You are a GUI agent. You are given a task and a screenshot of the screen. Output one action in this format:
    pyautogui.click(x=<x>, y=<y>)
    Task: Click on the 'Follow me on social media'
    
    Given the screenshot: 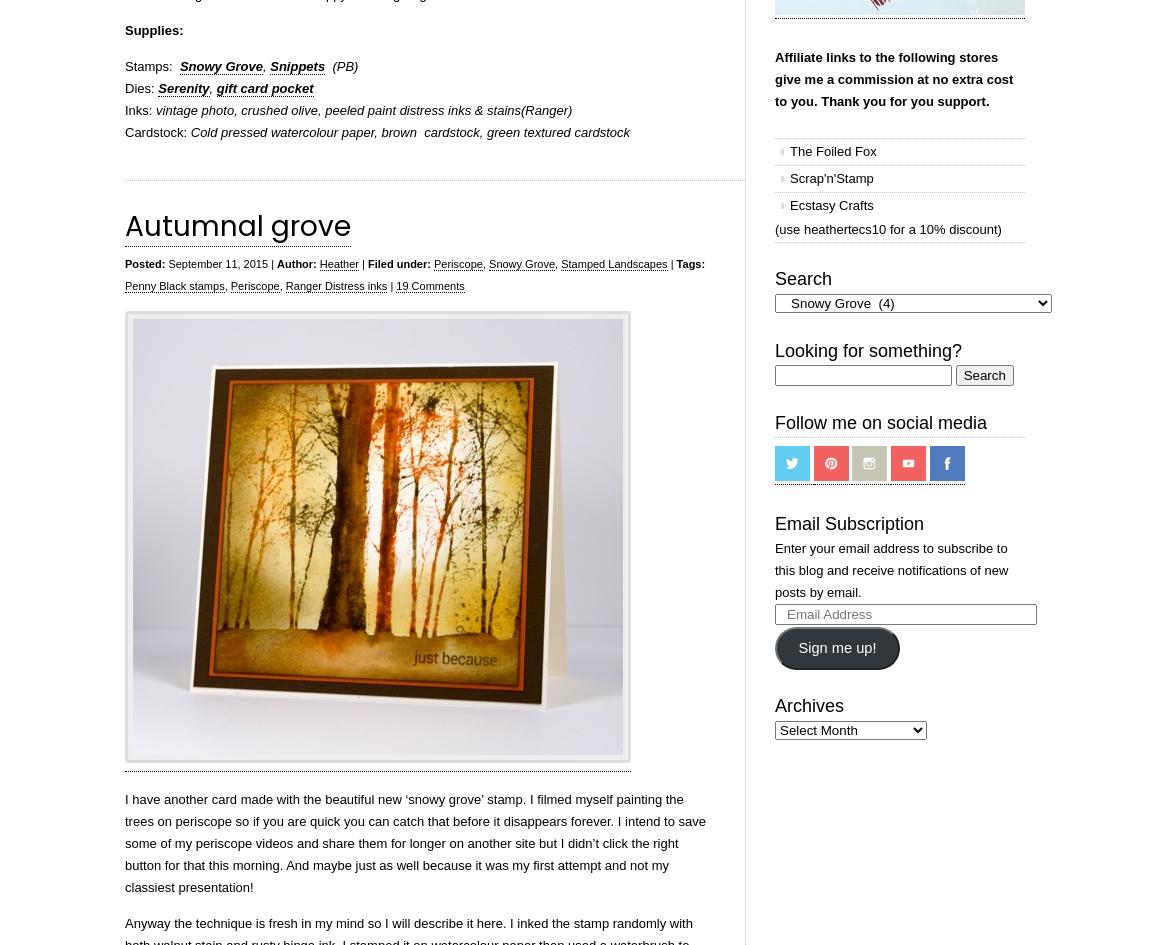 What is the action you would take?
    pyautogui.click(x=773, y=422)
    